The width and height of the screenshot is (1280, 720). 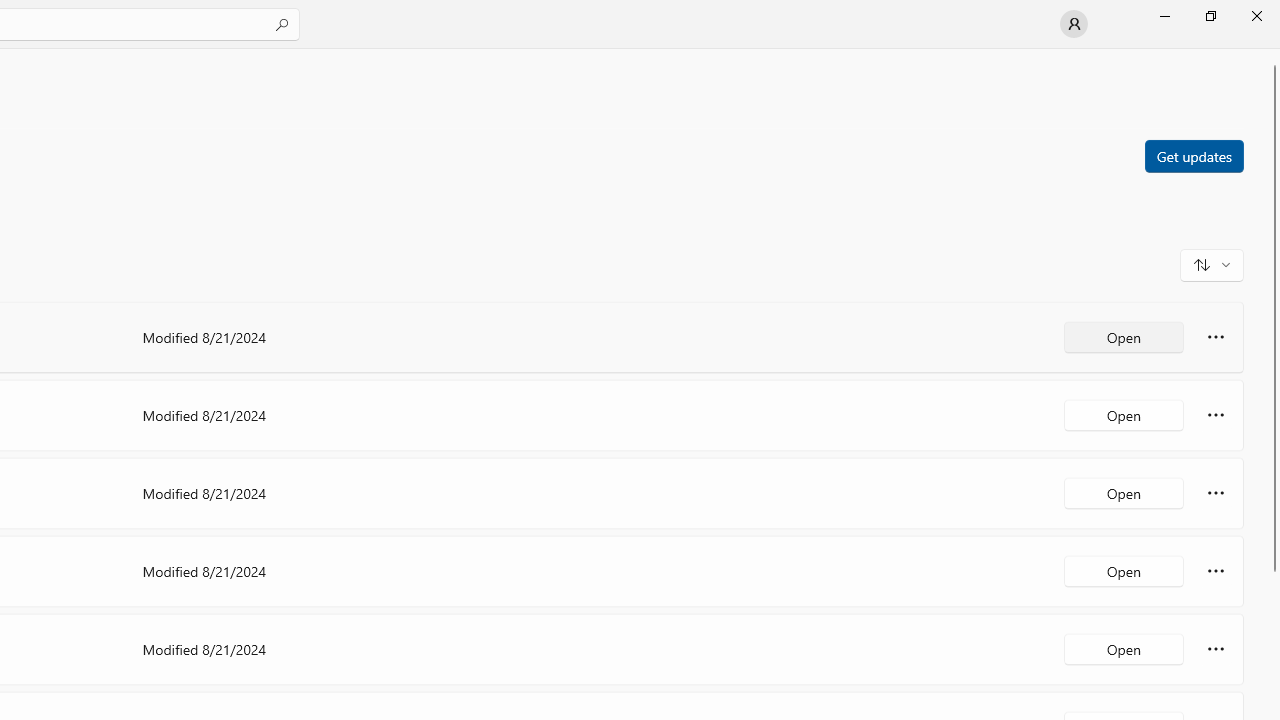 What do you see at coordinates (1193, 154) in the screenshot?
I see `'Get updates'` at bounding box center [1193, 154].